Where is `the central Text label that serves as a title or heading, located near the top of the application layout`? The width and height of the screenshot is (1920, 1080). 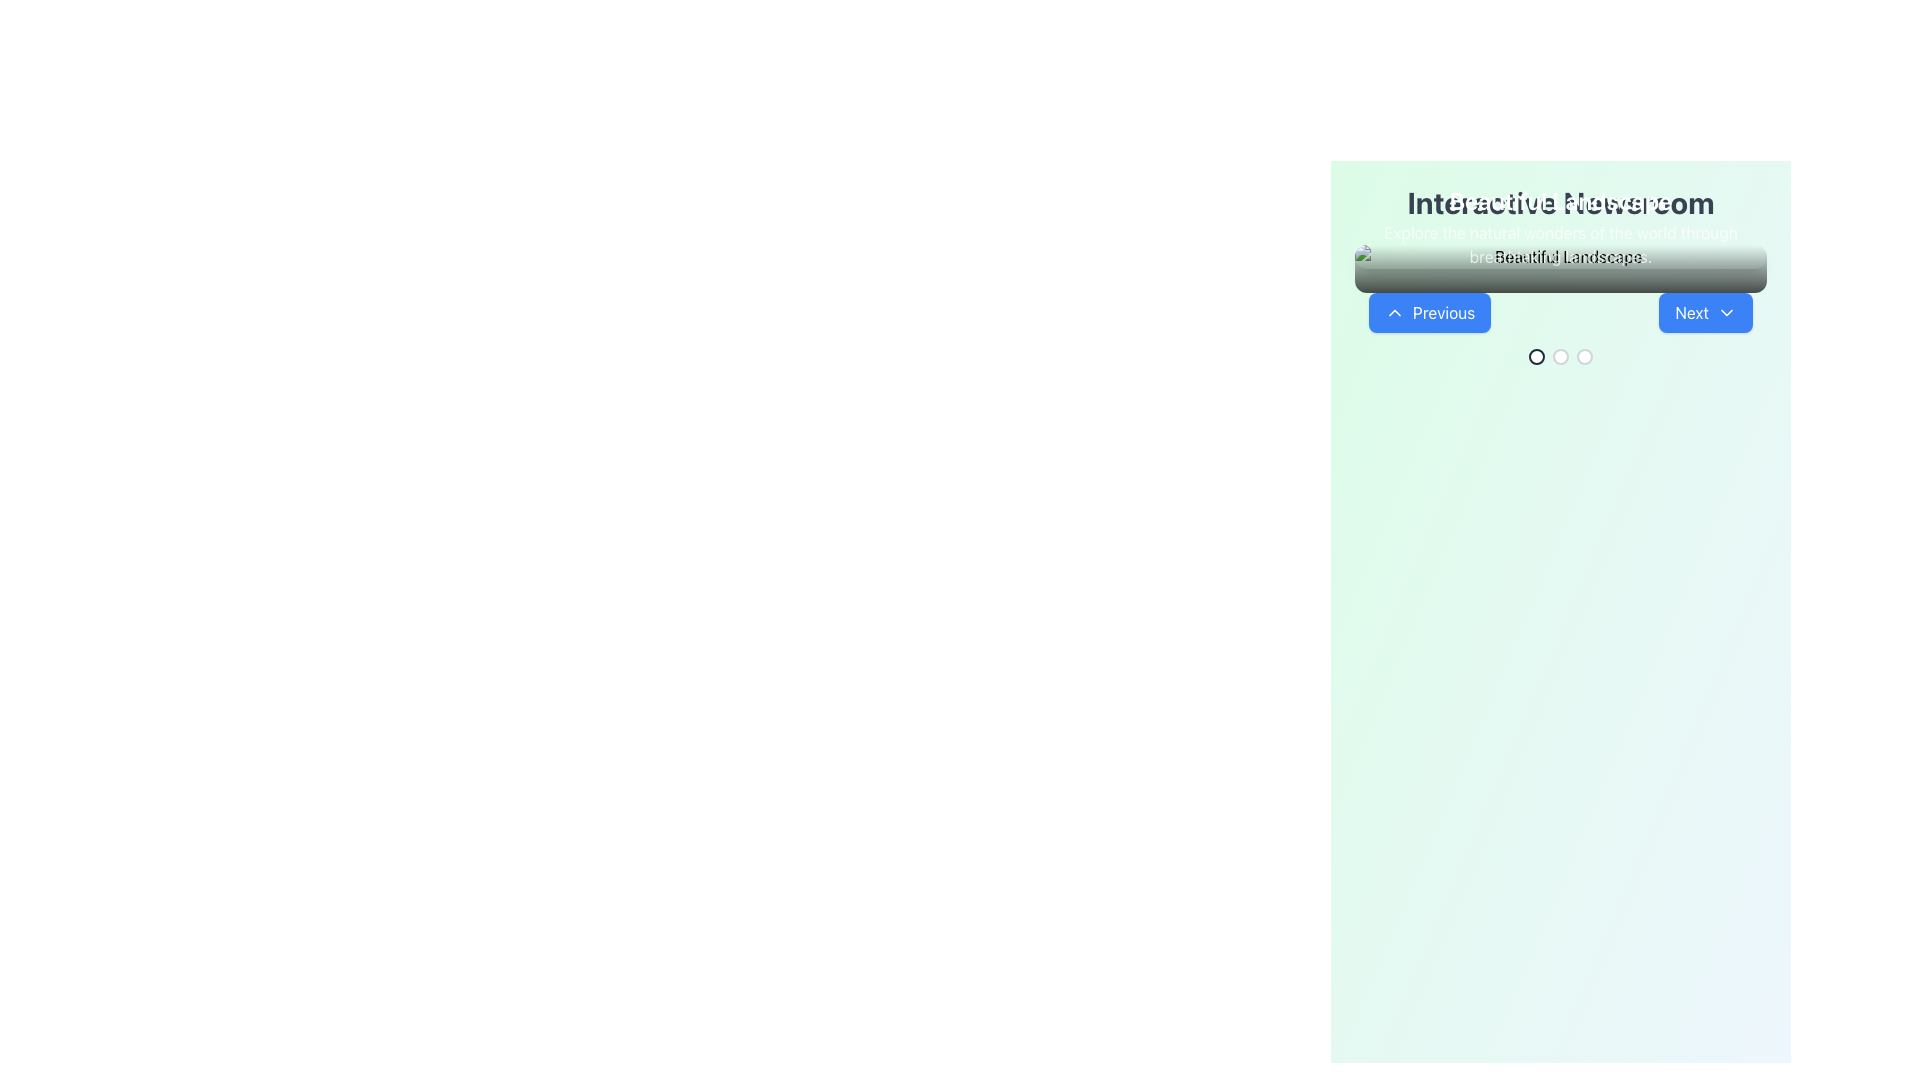 the central Text label that serves as a title or heading, located near the top of the application layout is located at coordinates (1559, 200).